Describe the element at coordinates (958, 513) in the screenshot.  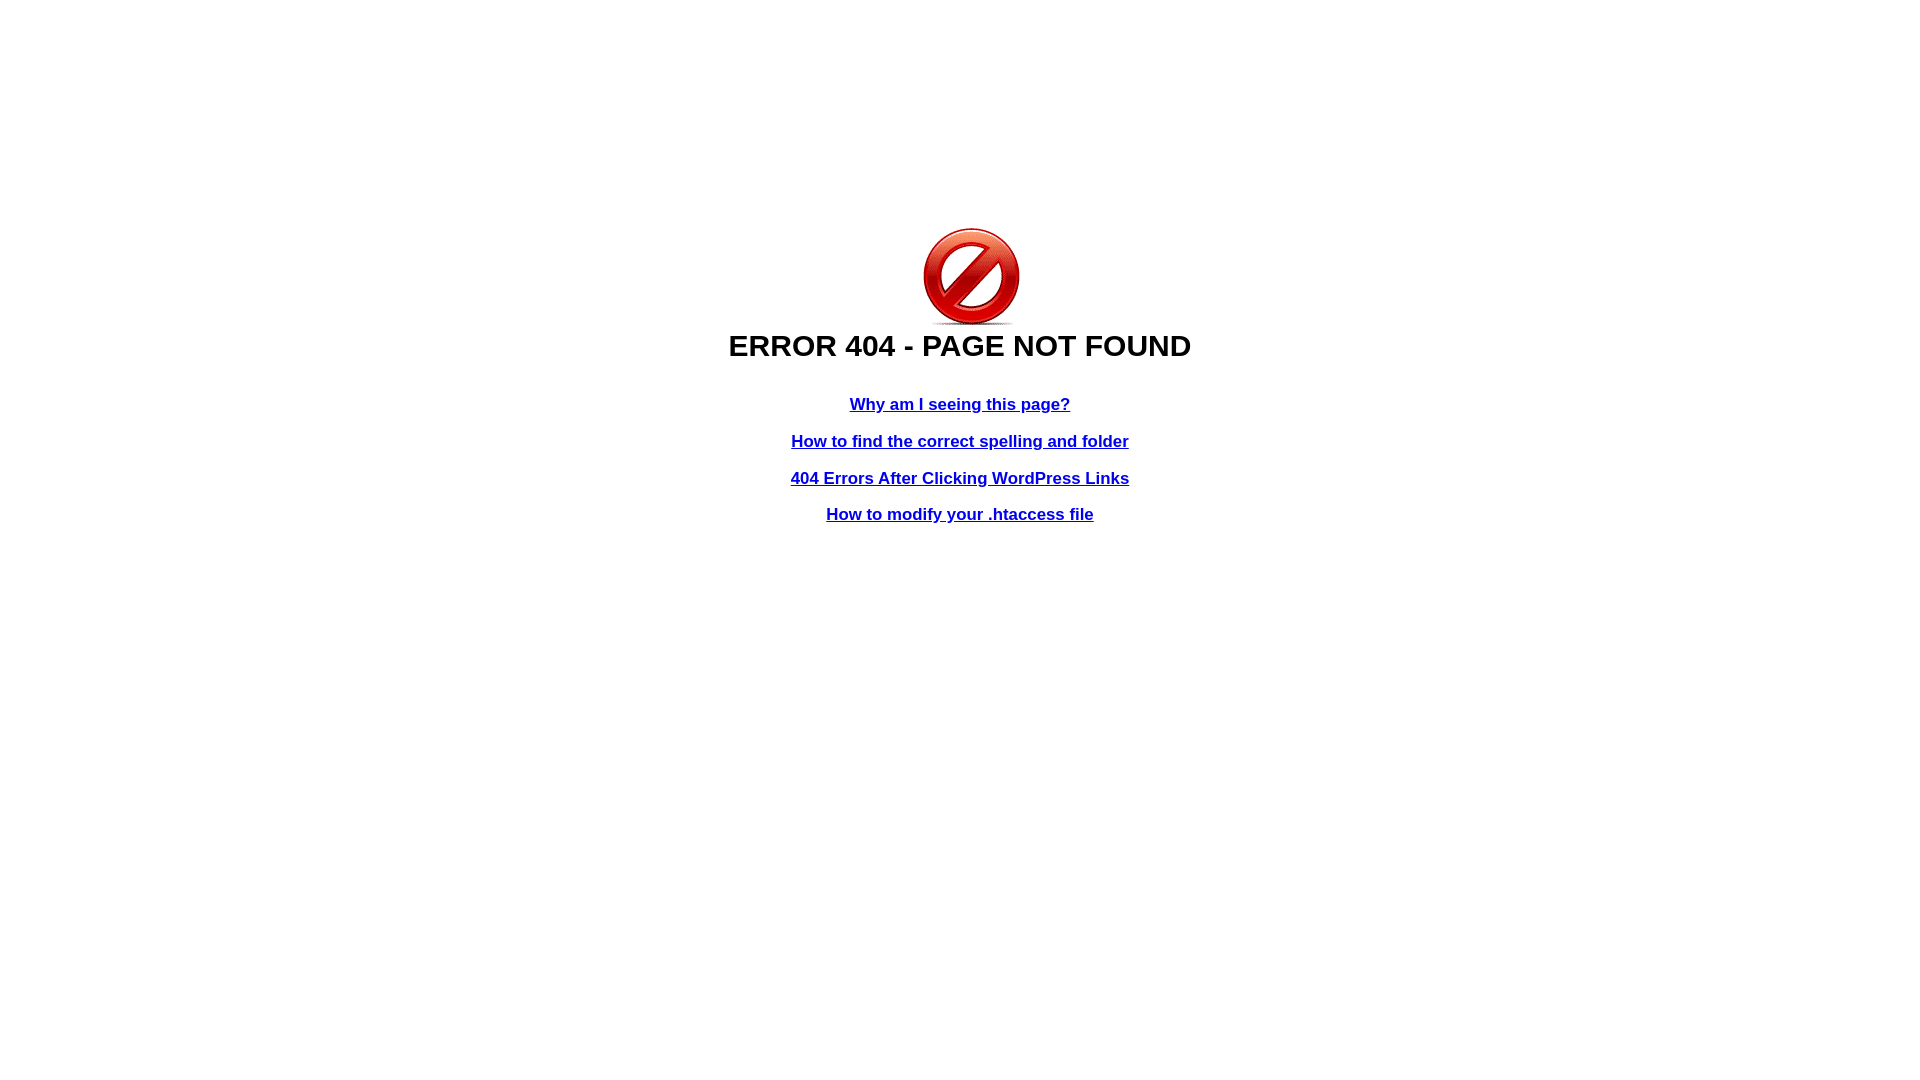
I see `'How to modify your .htaccess file'` at that location.